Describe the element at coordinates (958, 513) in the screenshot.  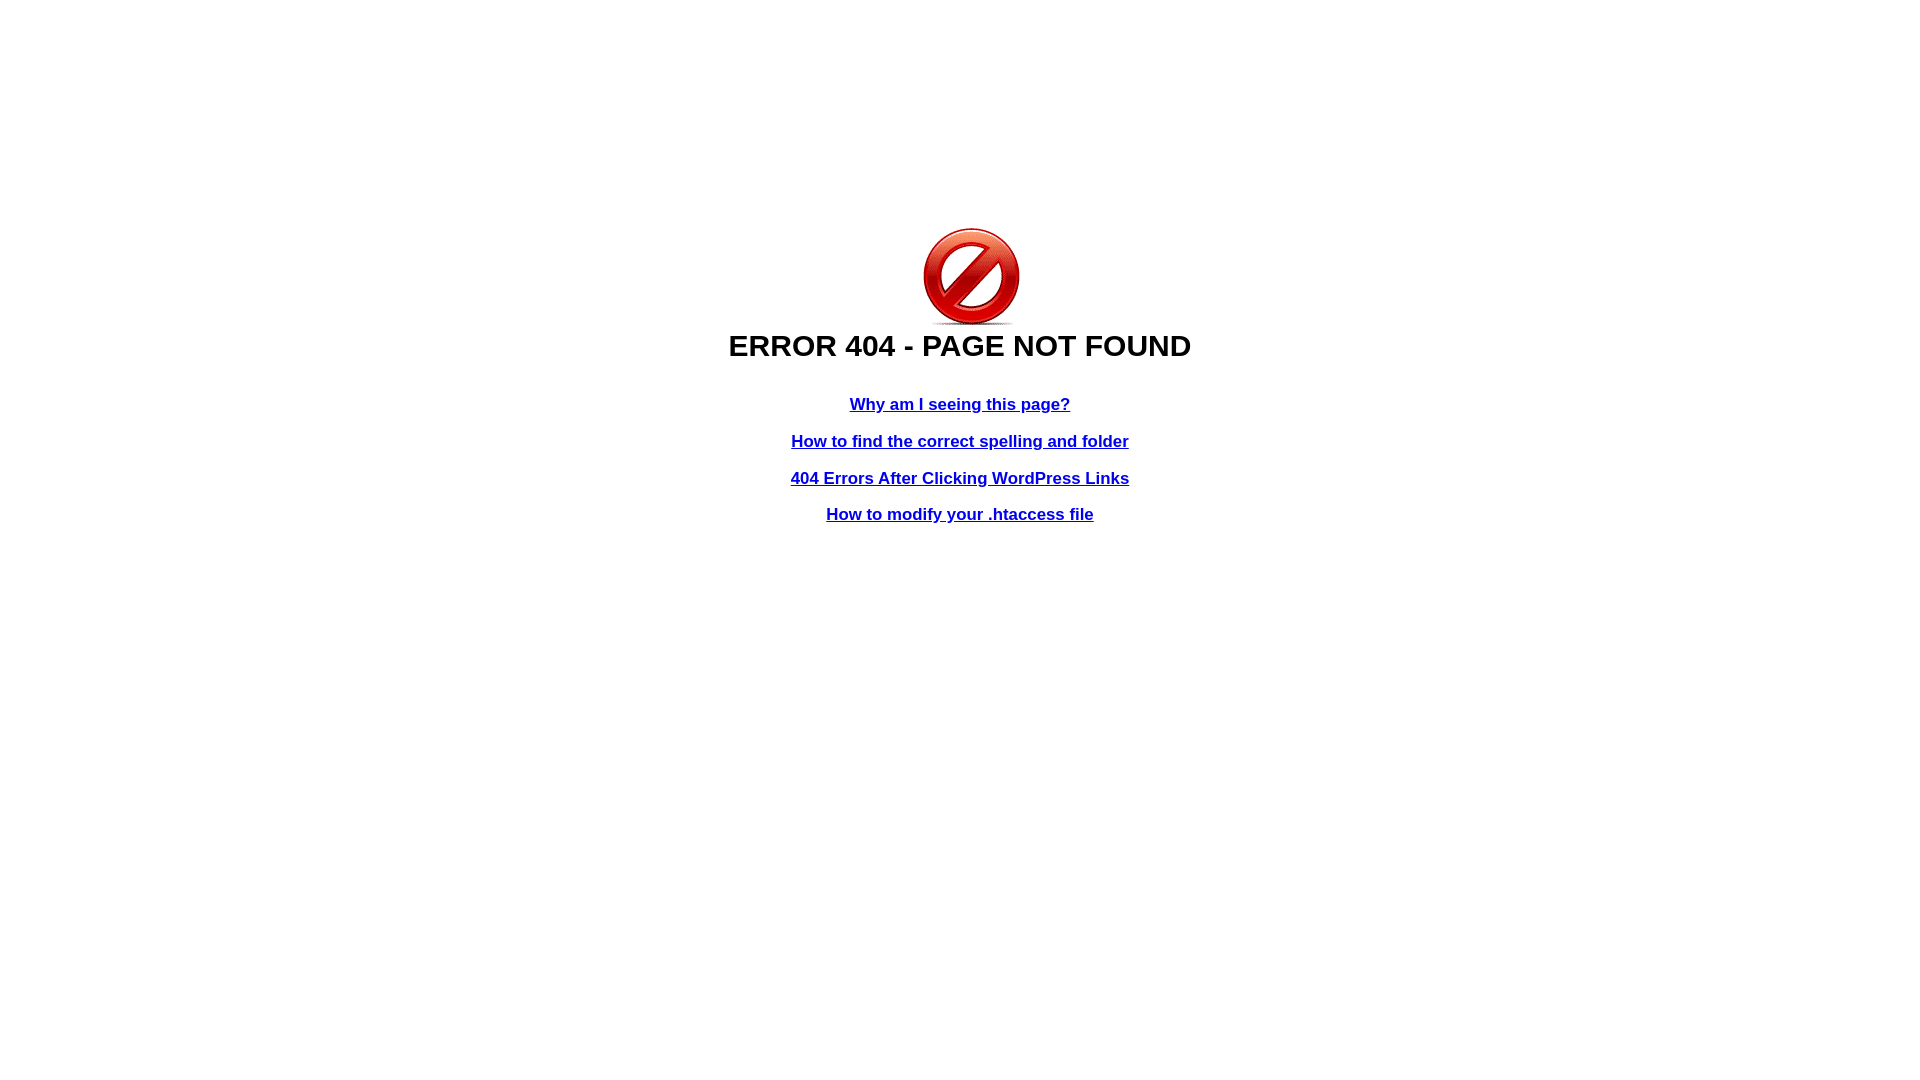
I see `'How to modify your .htaccess file'` at that location.